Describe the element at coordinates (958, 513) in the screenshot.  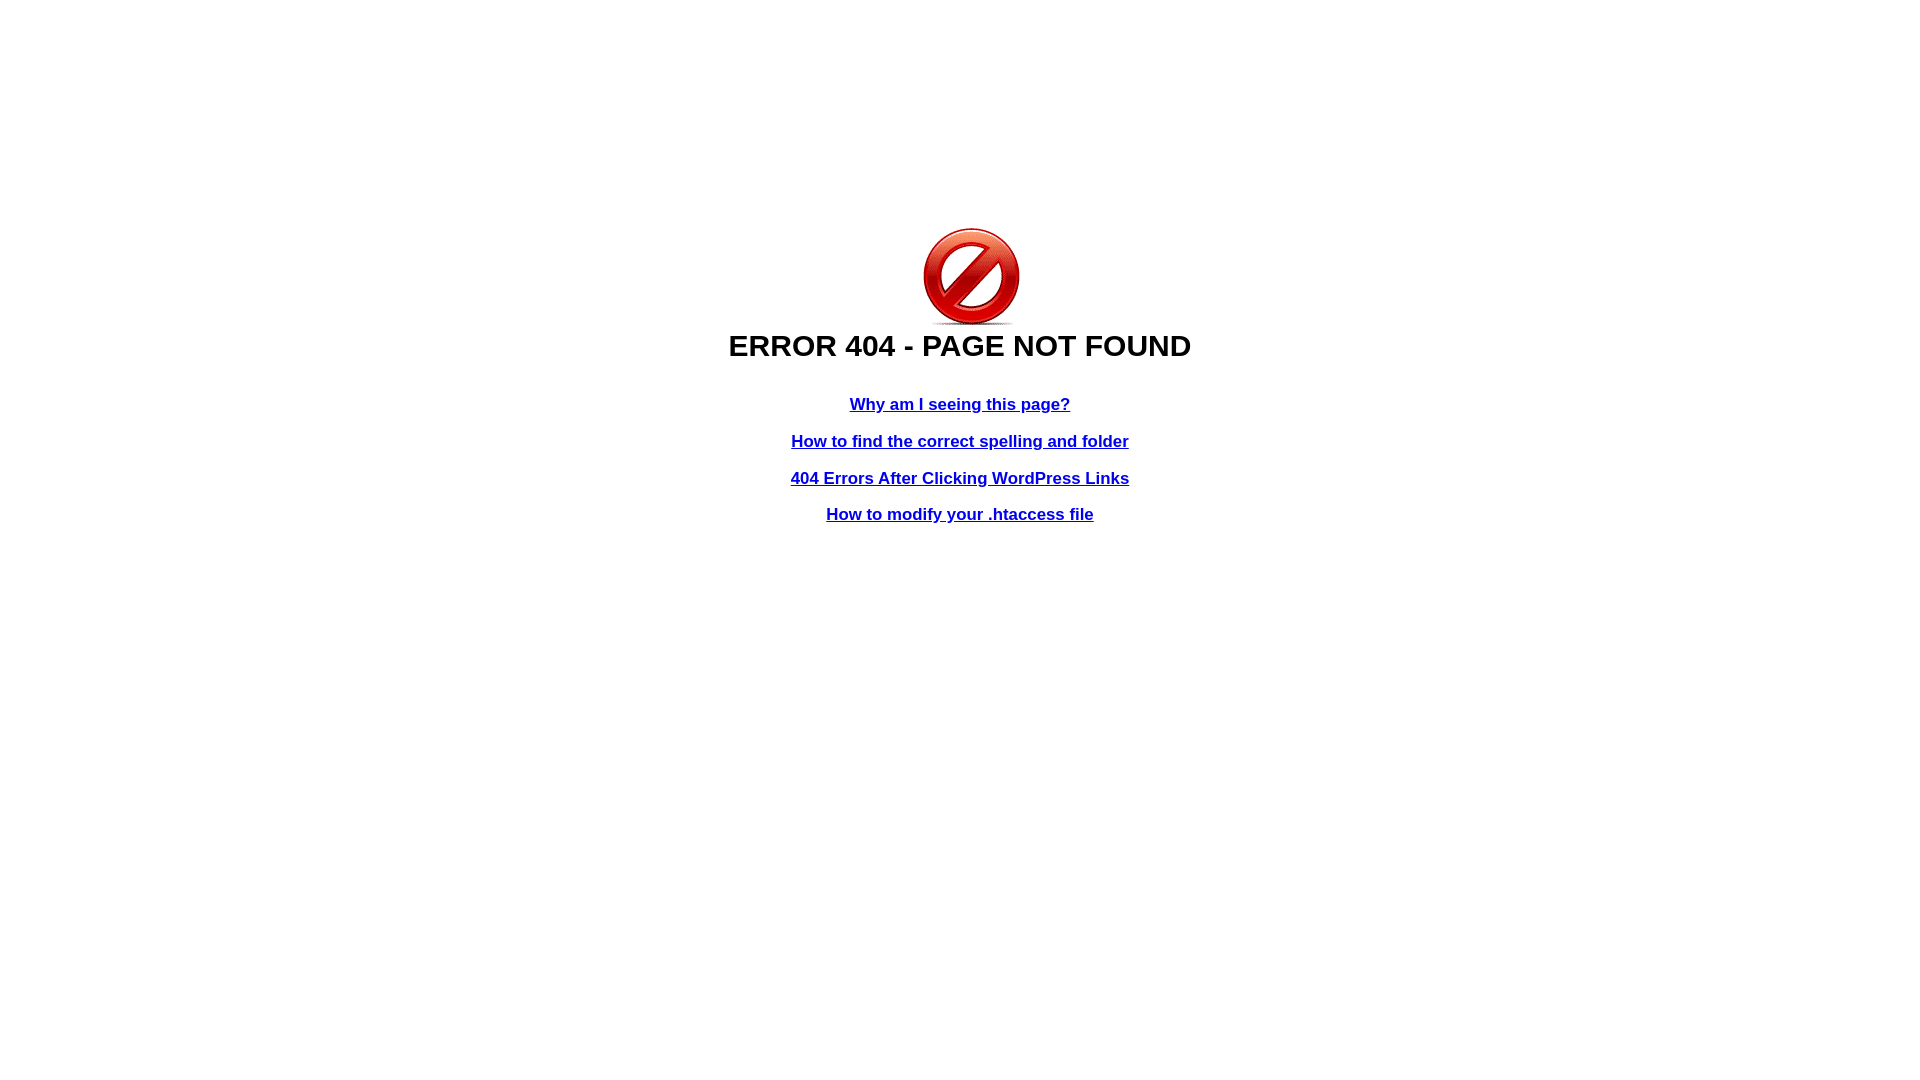
I see `'How to modify your .htaccess file'` at that location.